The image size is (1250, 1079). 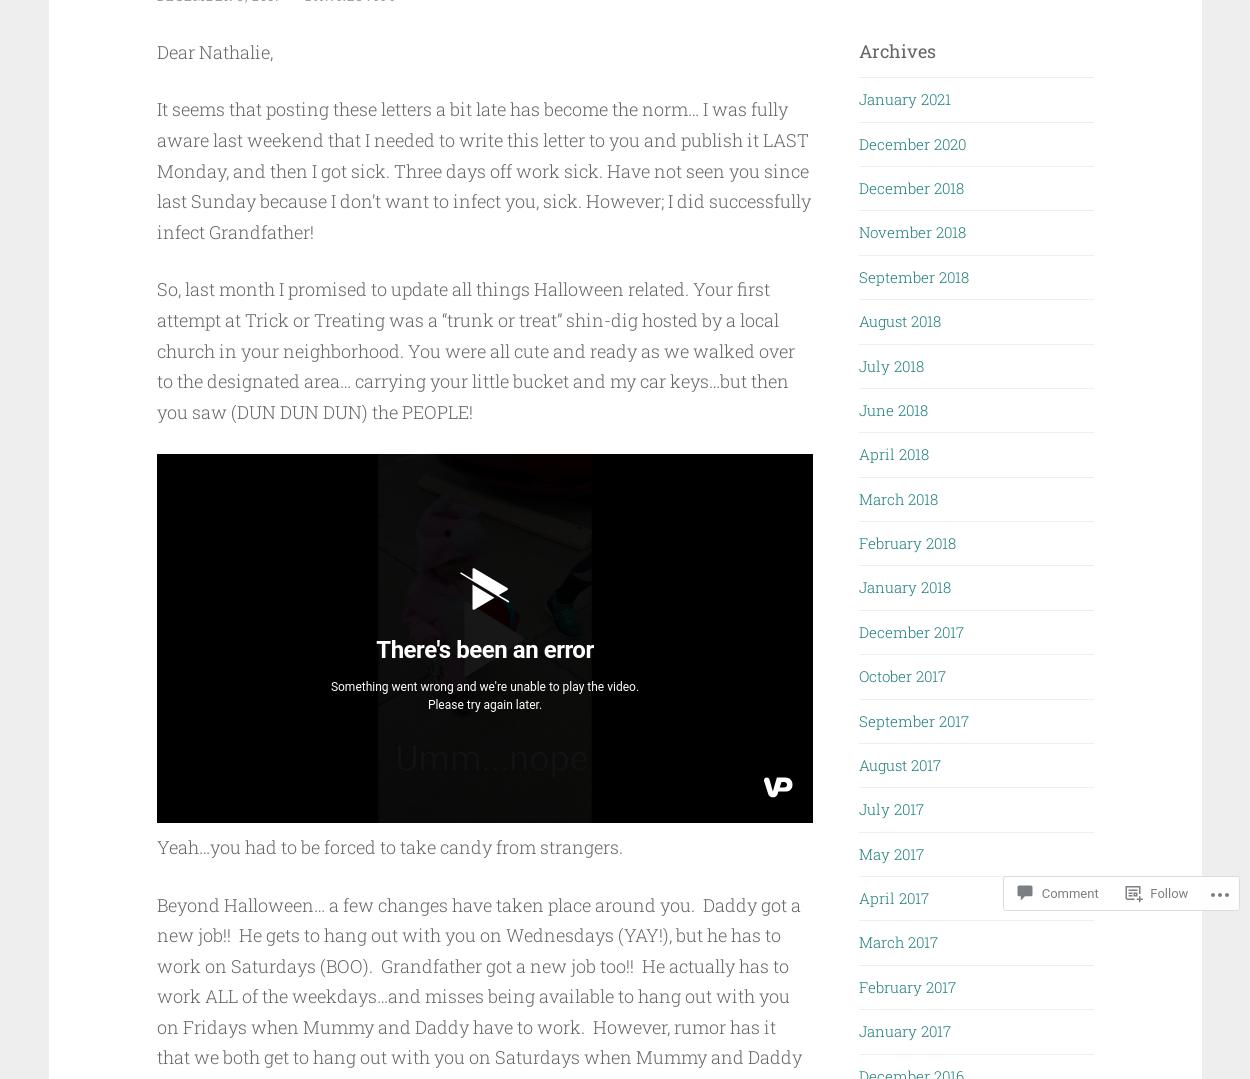 I want to click on 'August 2018', so click(x=900, y=320).